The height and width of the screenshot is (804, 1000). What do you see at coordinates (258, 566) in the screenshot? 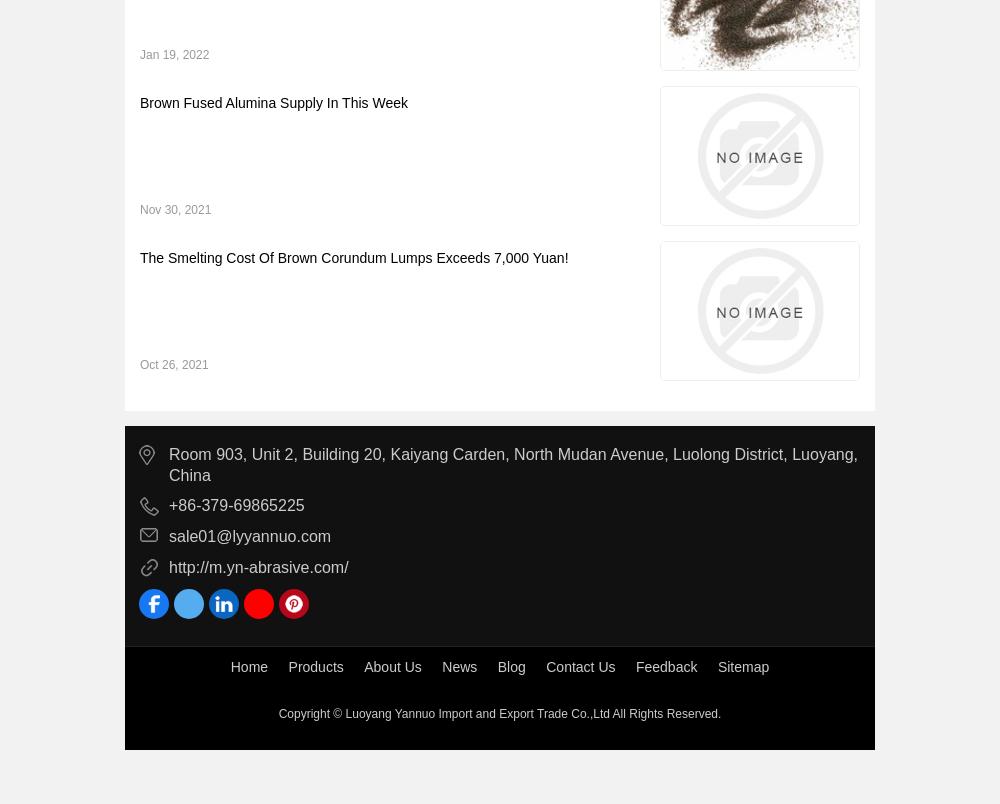
I see `'http://m.yn-abrasive.com/'` at bounding box center [258, 566].